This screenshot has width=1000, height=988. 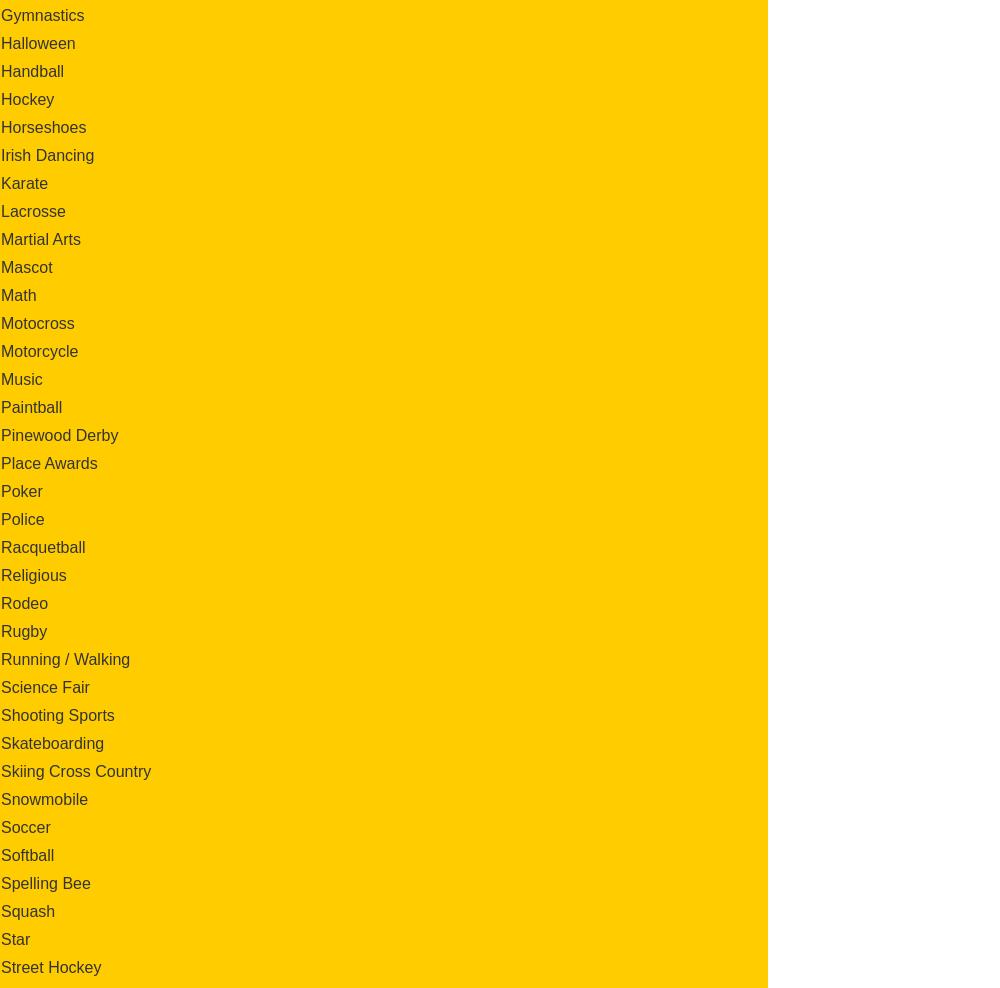 What do you see at coordinates (37, 322) in the screenshot?
I see `'Motocross'` at bounding box center [37, 322].